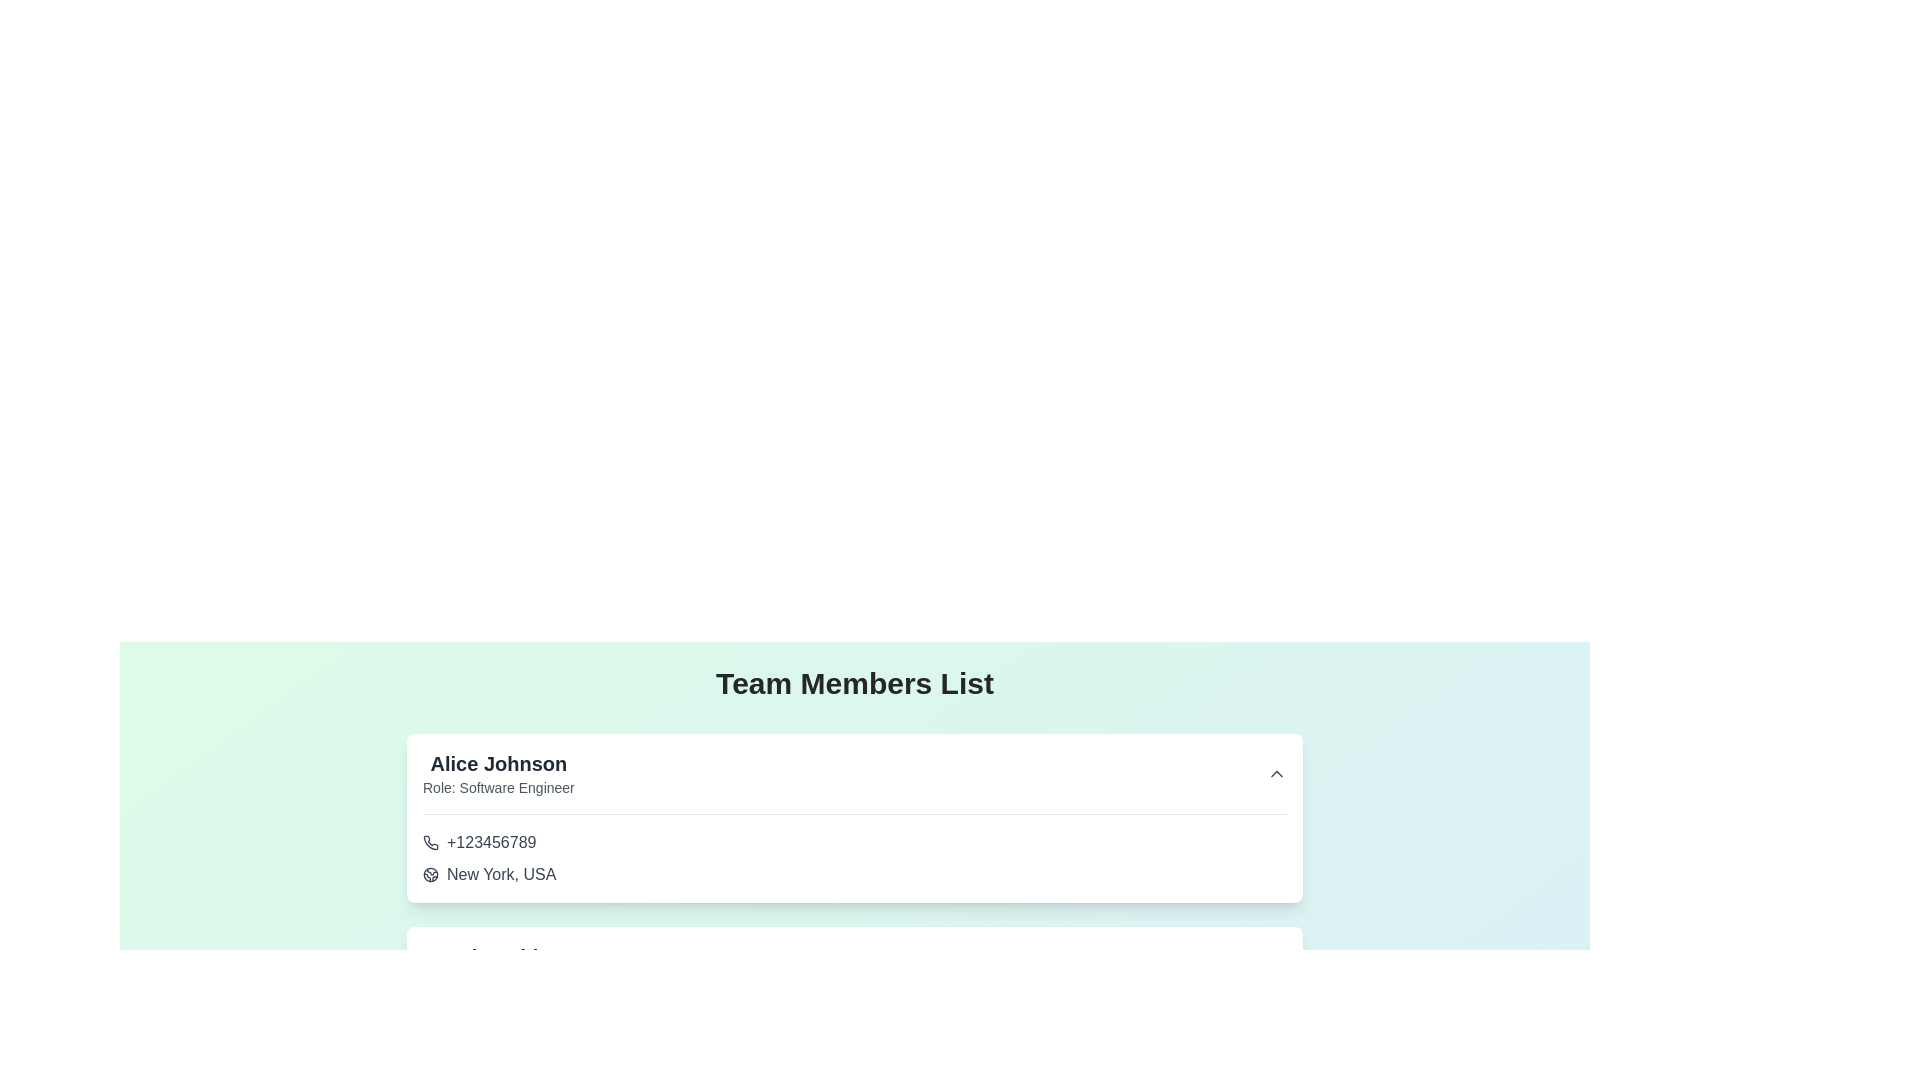 This screenshot has height=1080, width=1920. I want to click on the text label displaying the name and role of a team member located in the upper-left corner of a card-like structure, so click(498, 773).